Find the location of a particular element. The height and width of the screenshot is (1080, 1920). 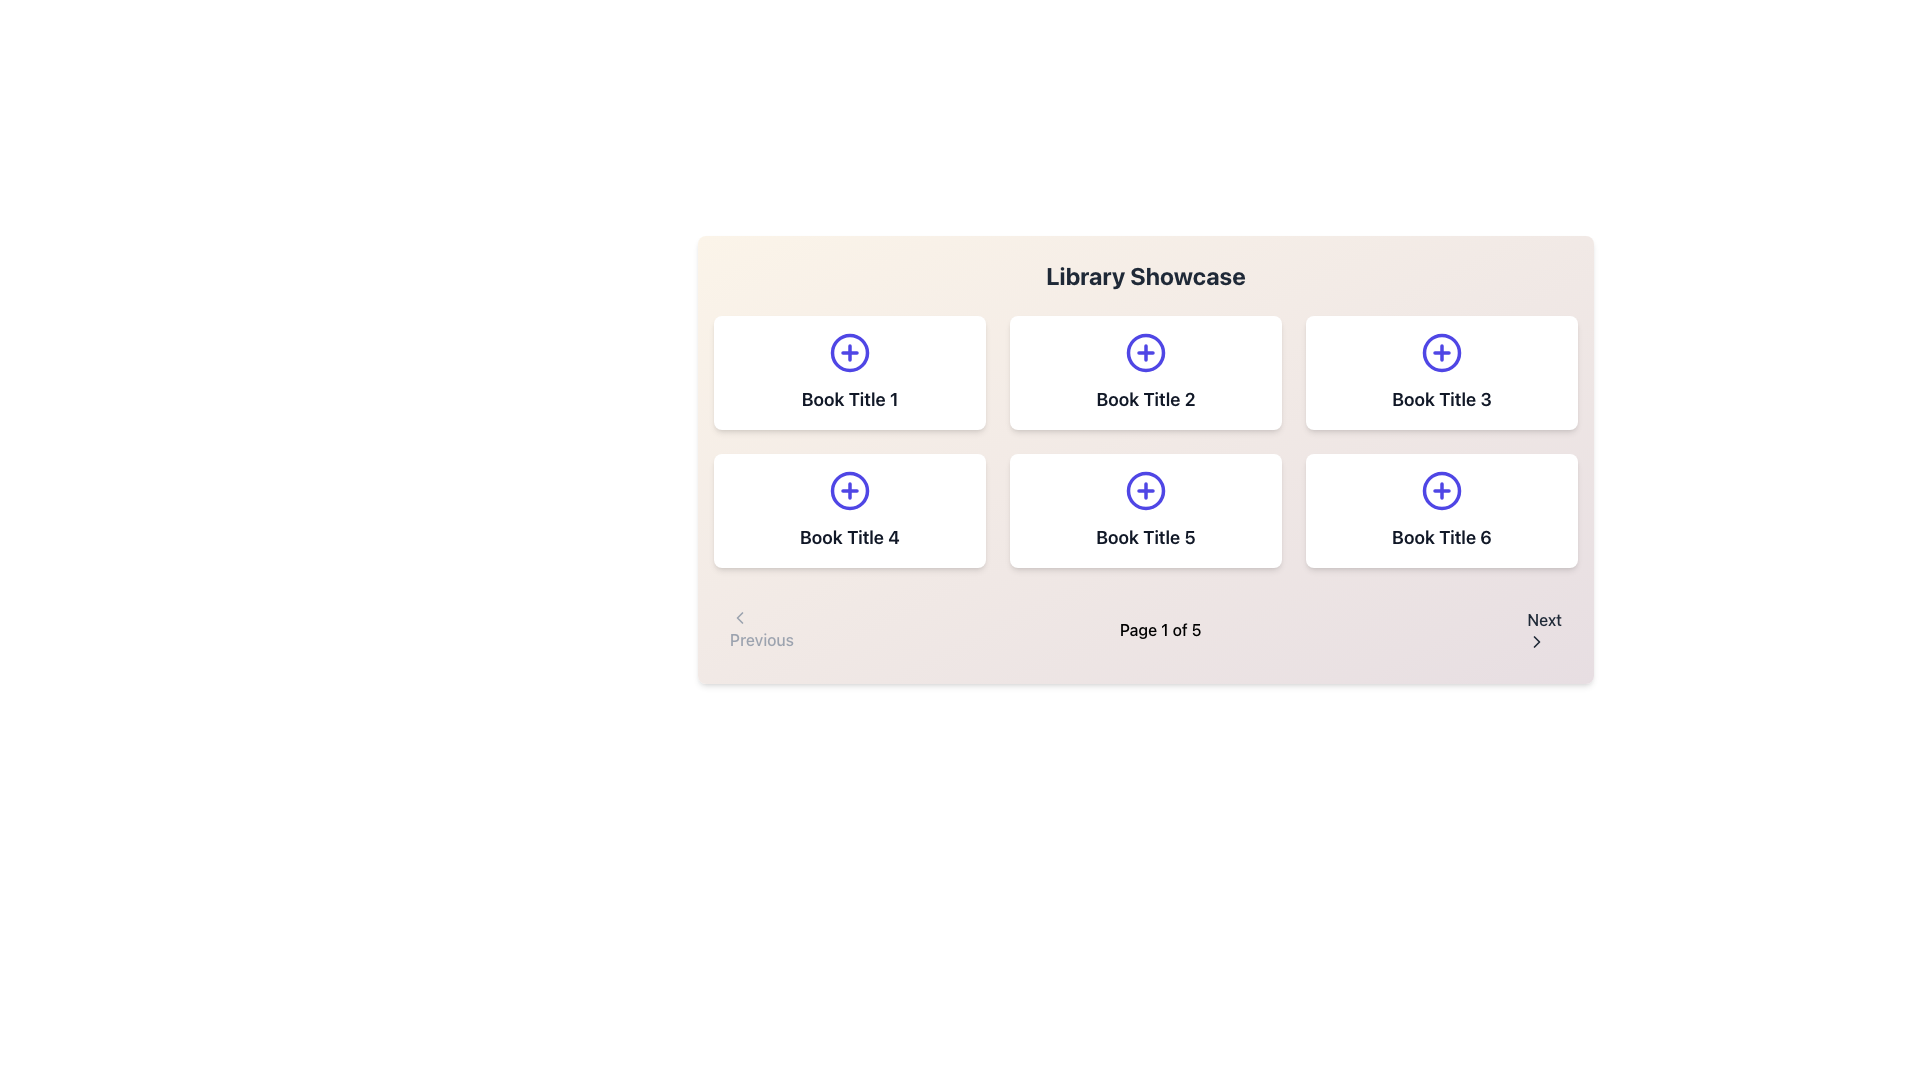

text content of the static text header located at the top center of the library collection section, which indicates the main theme or purpose of the section is located at coordinates (1146, 276).